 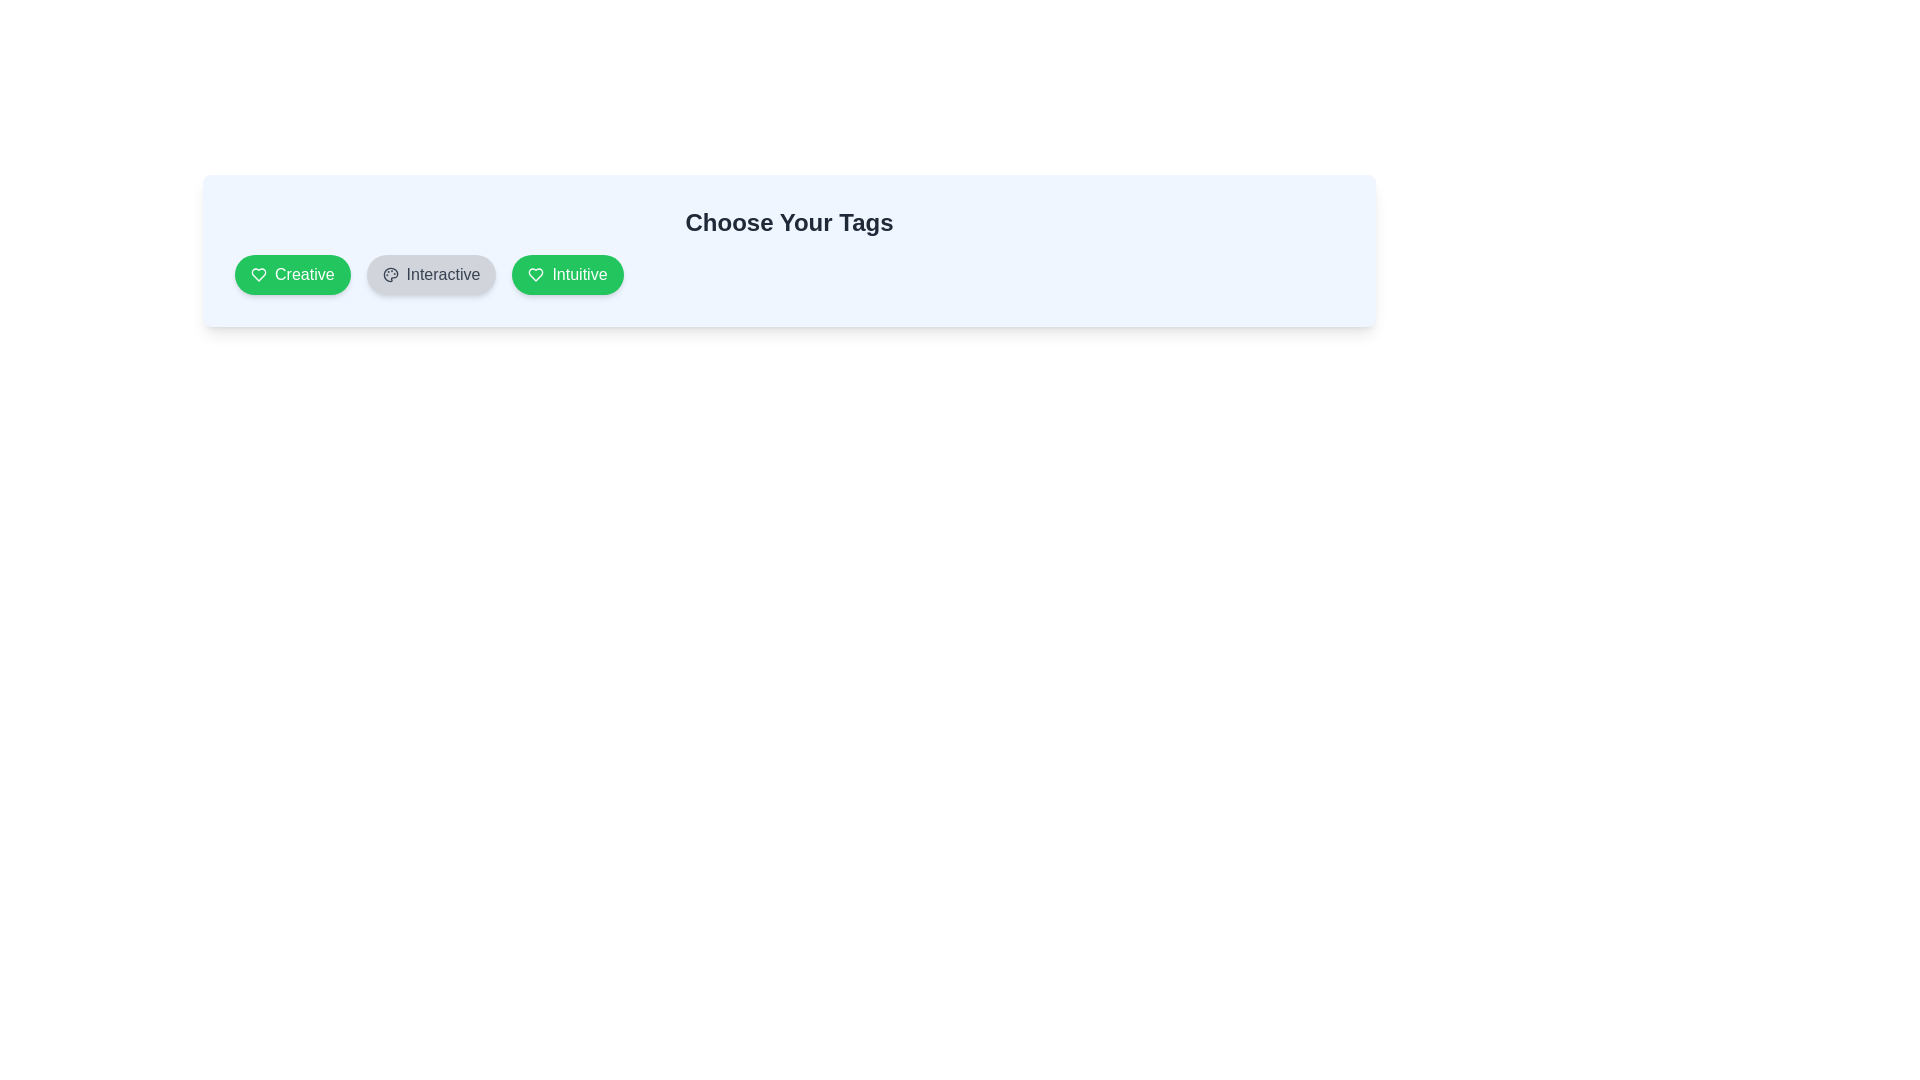 I want to click on the tag Intuitive, so click(x=566, y=274).